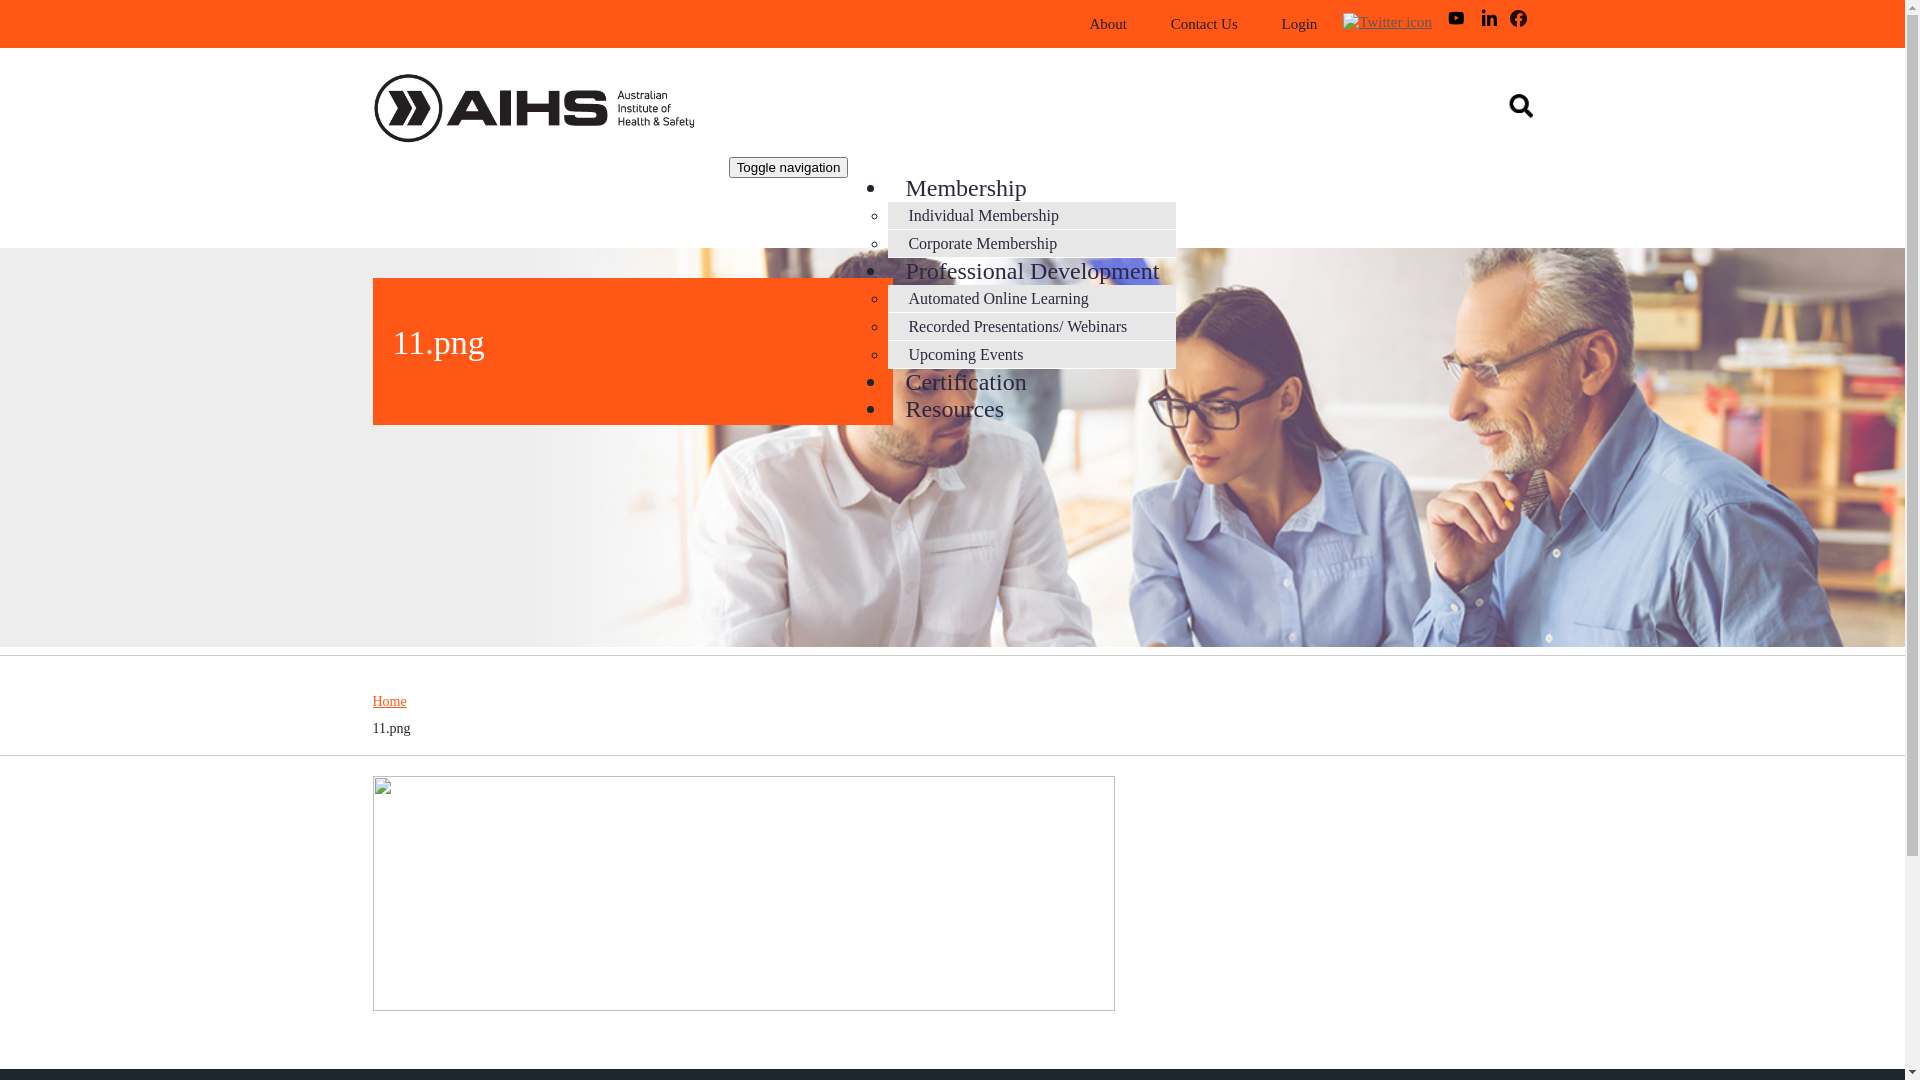 Image resolution: width=1920 pixels, height=1080 pixels. I want to click on 'Home', so click(388, 700).